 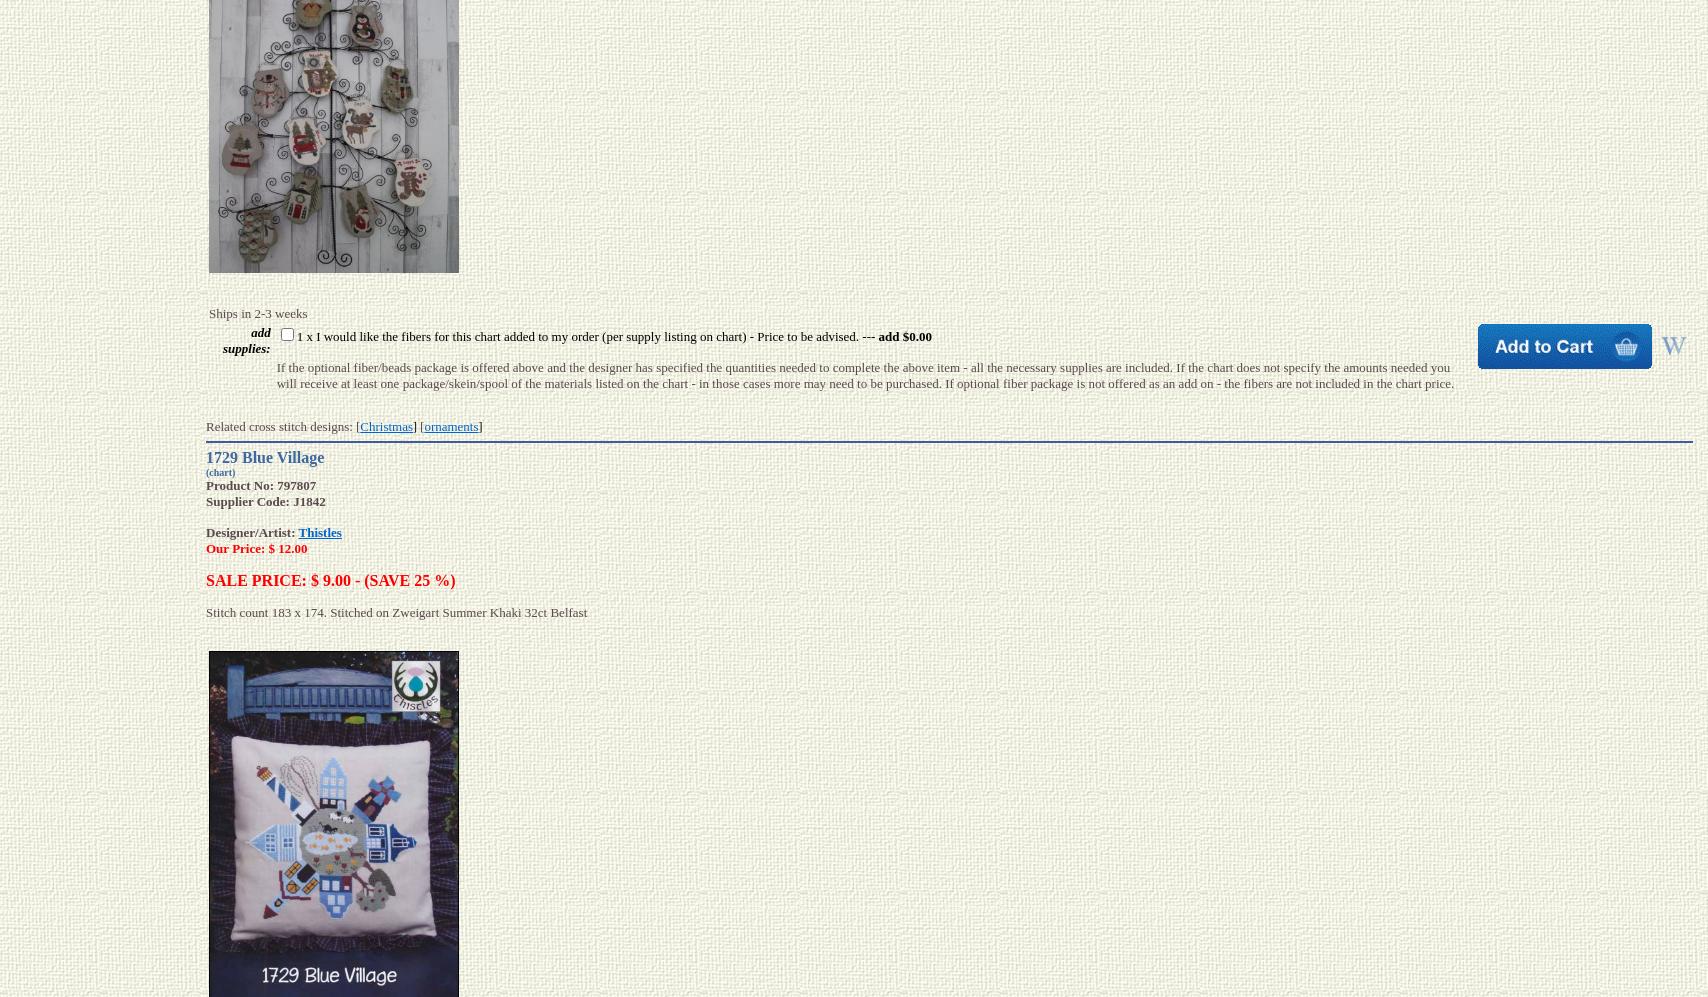 I want to click on '1729 Blue Village', so click(x=205, y=457).